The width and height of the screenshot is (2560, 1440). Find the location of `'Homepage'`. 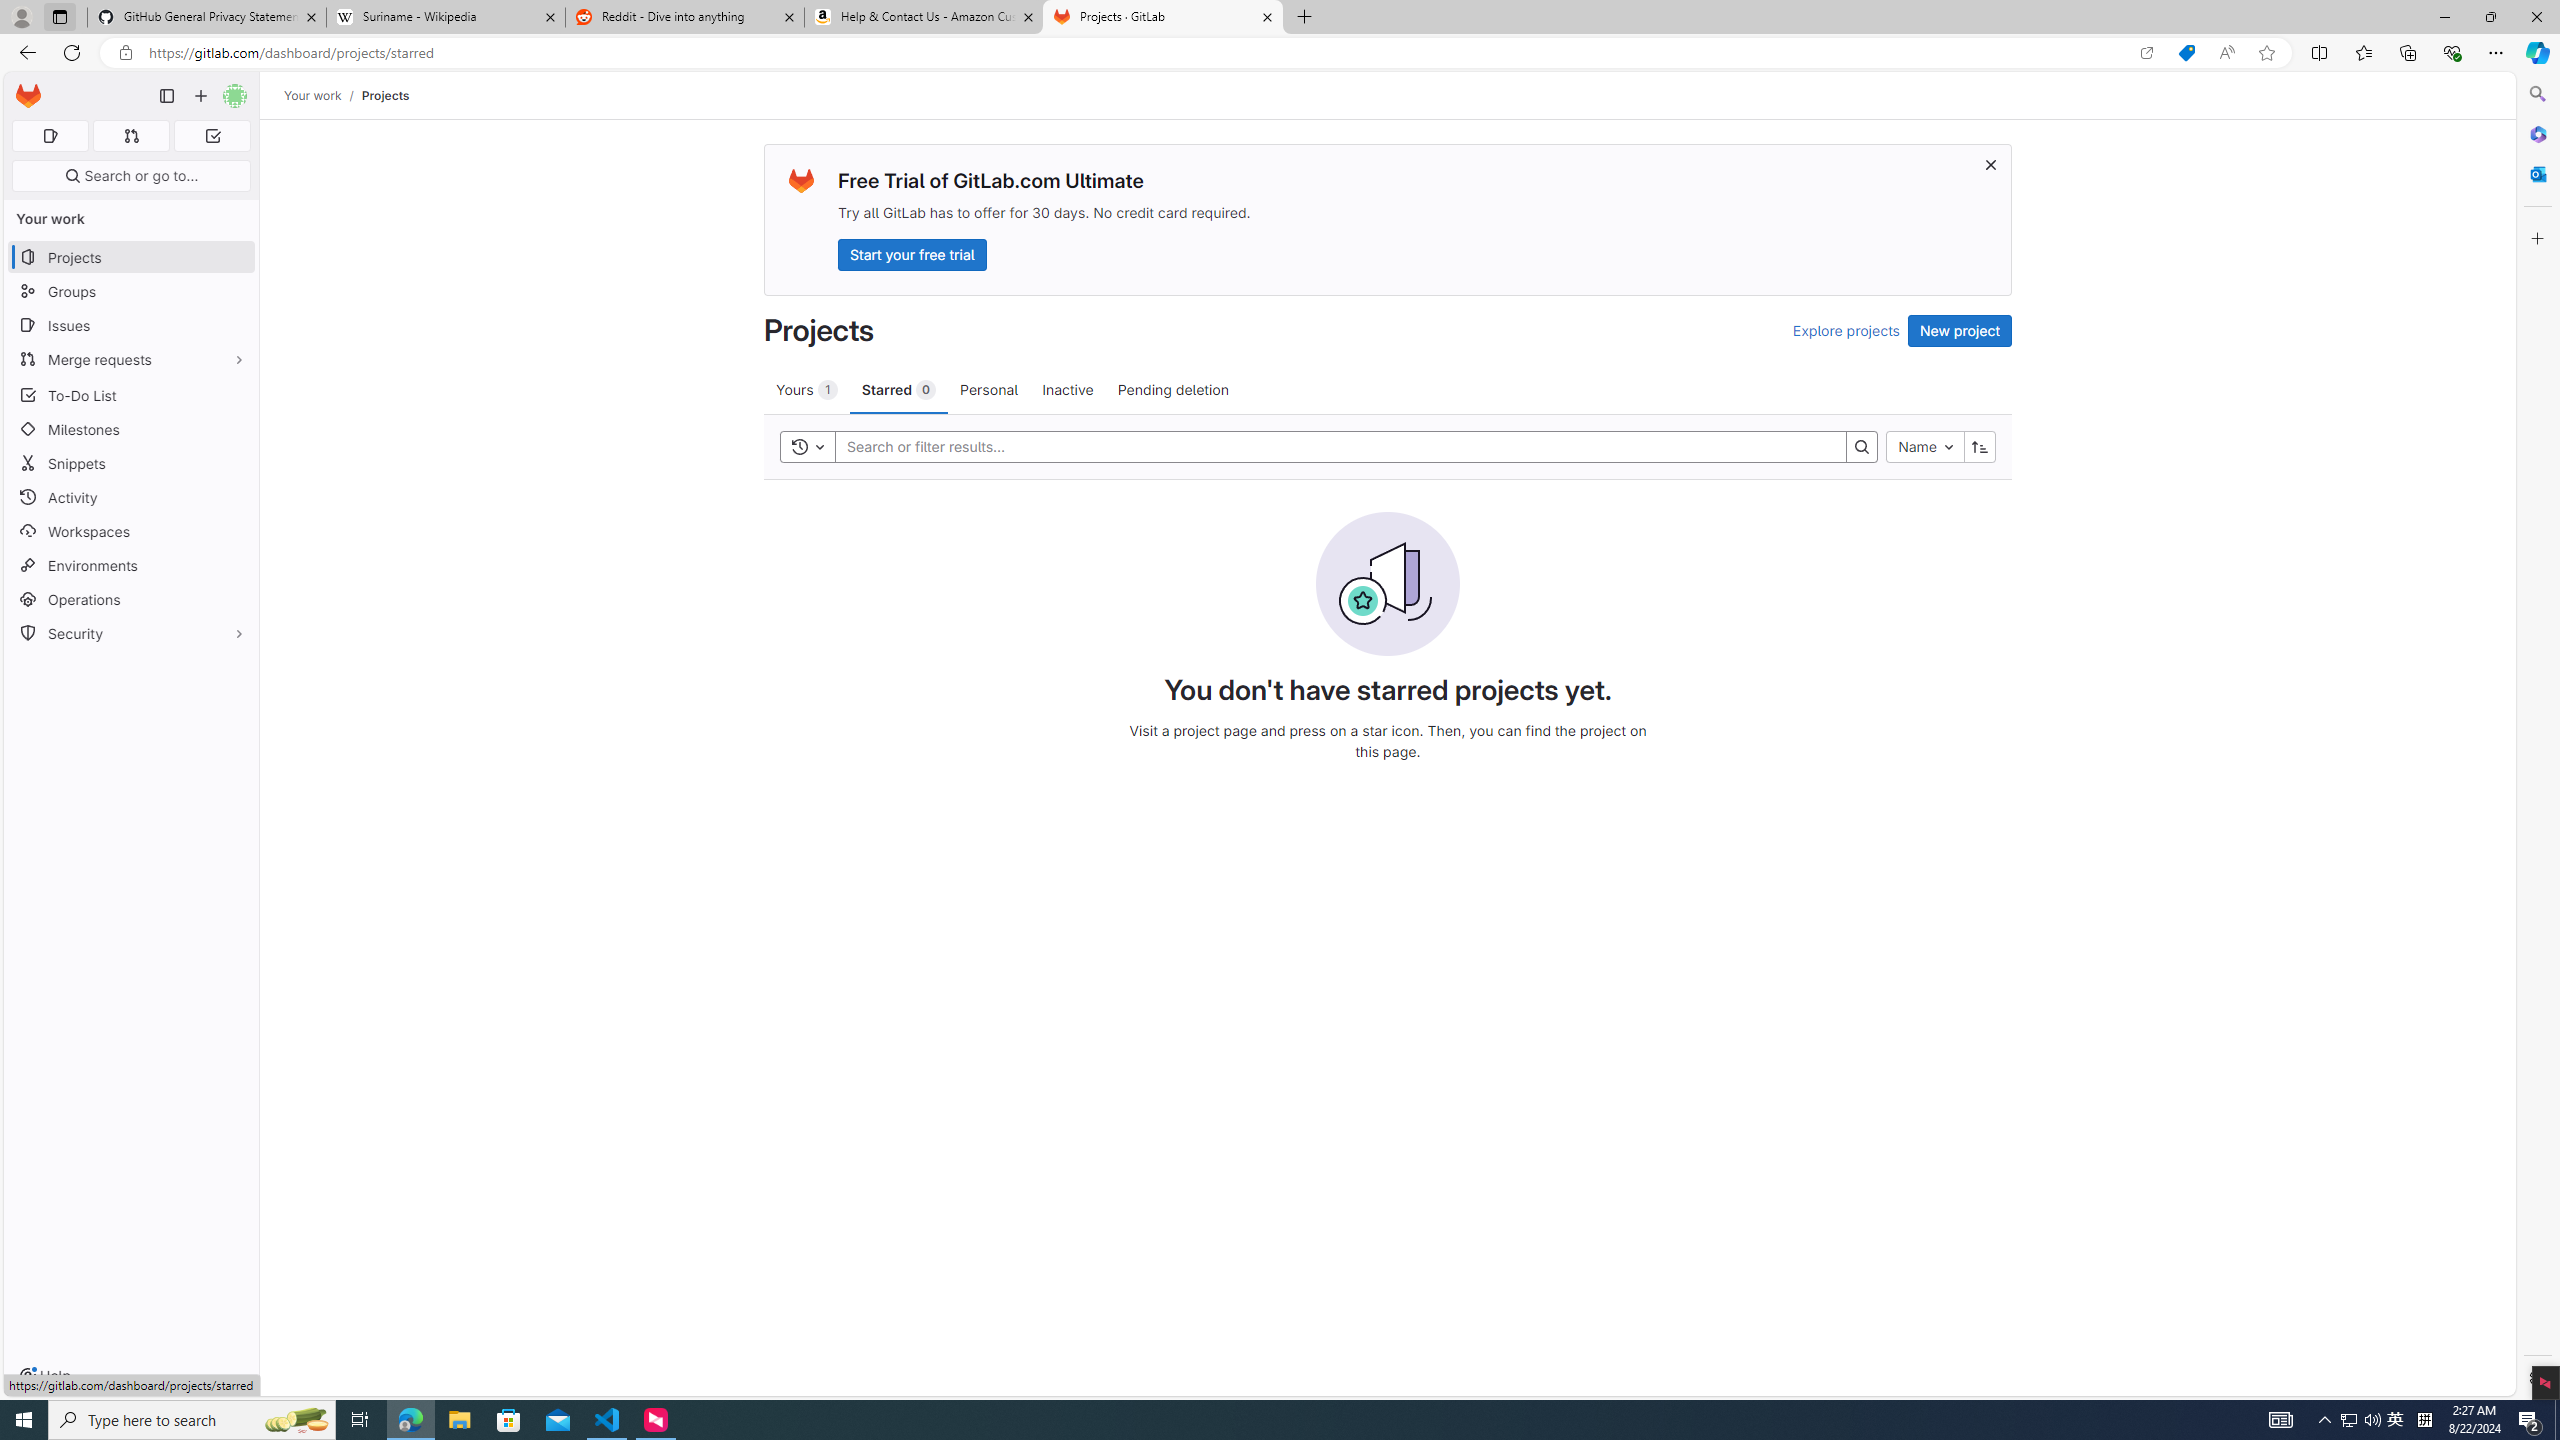

'Homepage' is located at coordinates (28, 95).